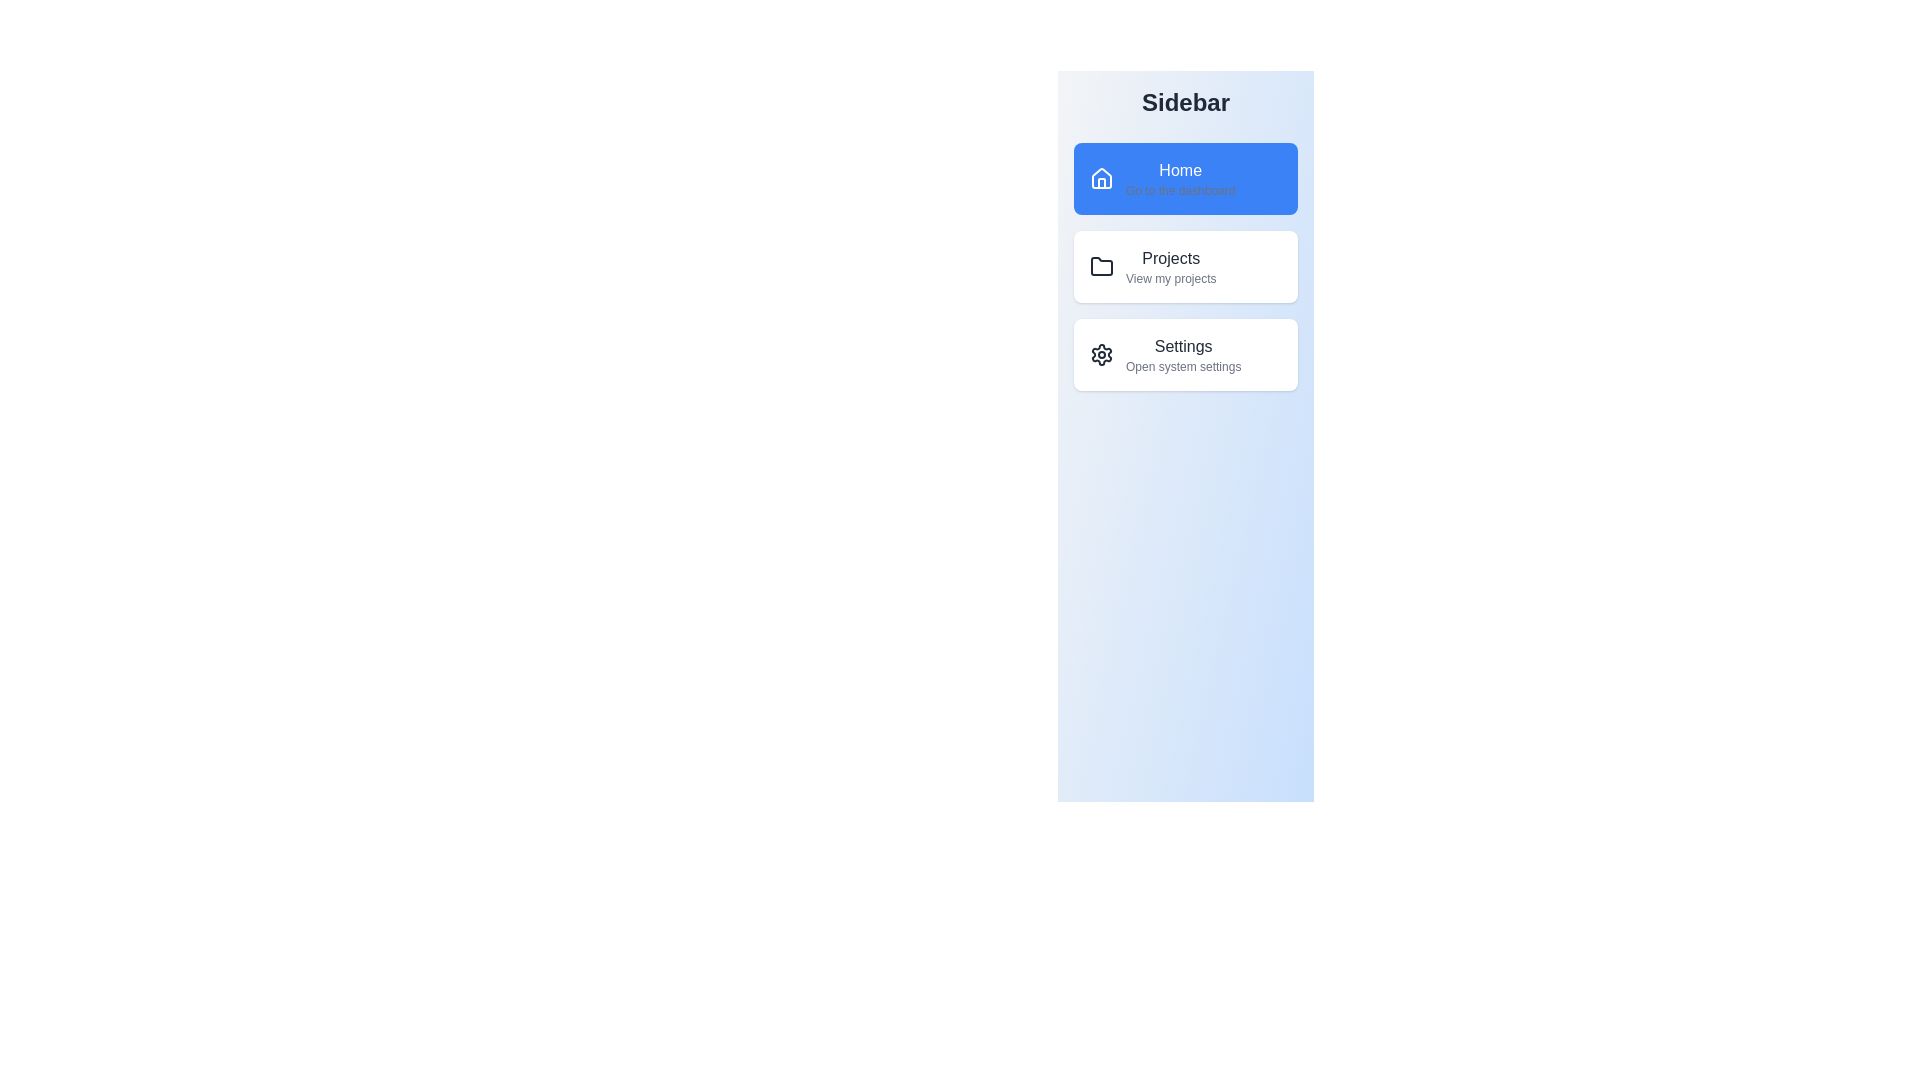  I want to click on the Settings tab in the sidebar, so click(1185, 353).